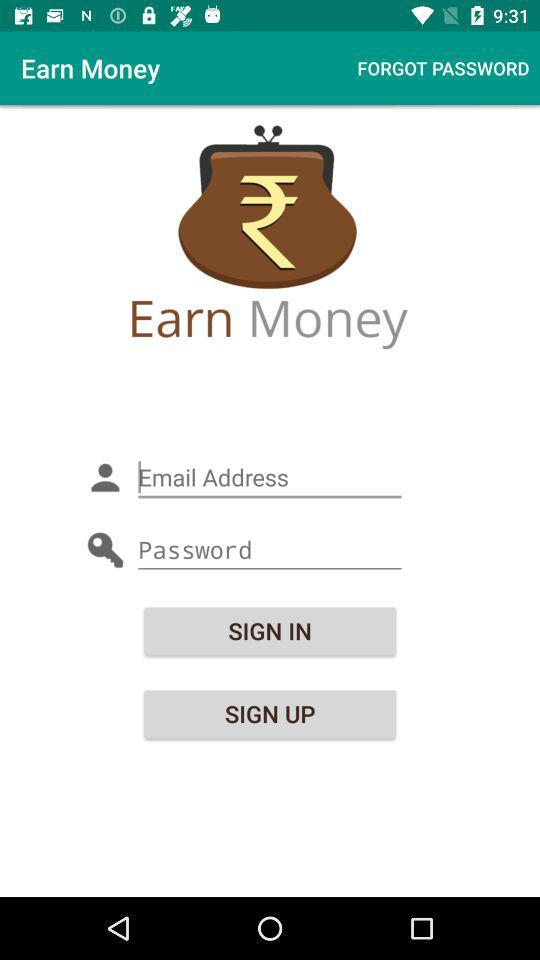  I want to click on password, so click(270, 550).